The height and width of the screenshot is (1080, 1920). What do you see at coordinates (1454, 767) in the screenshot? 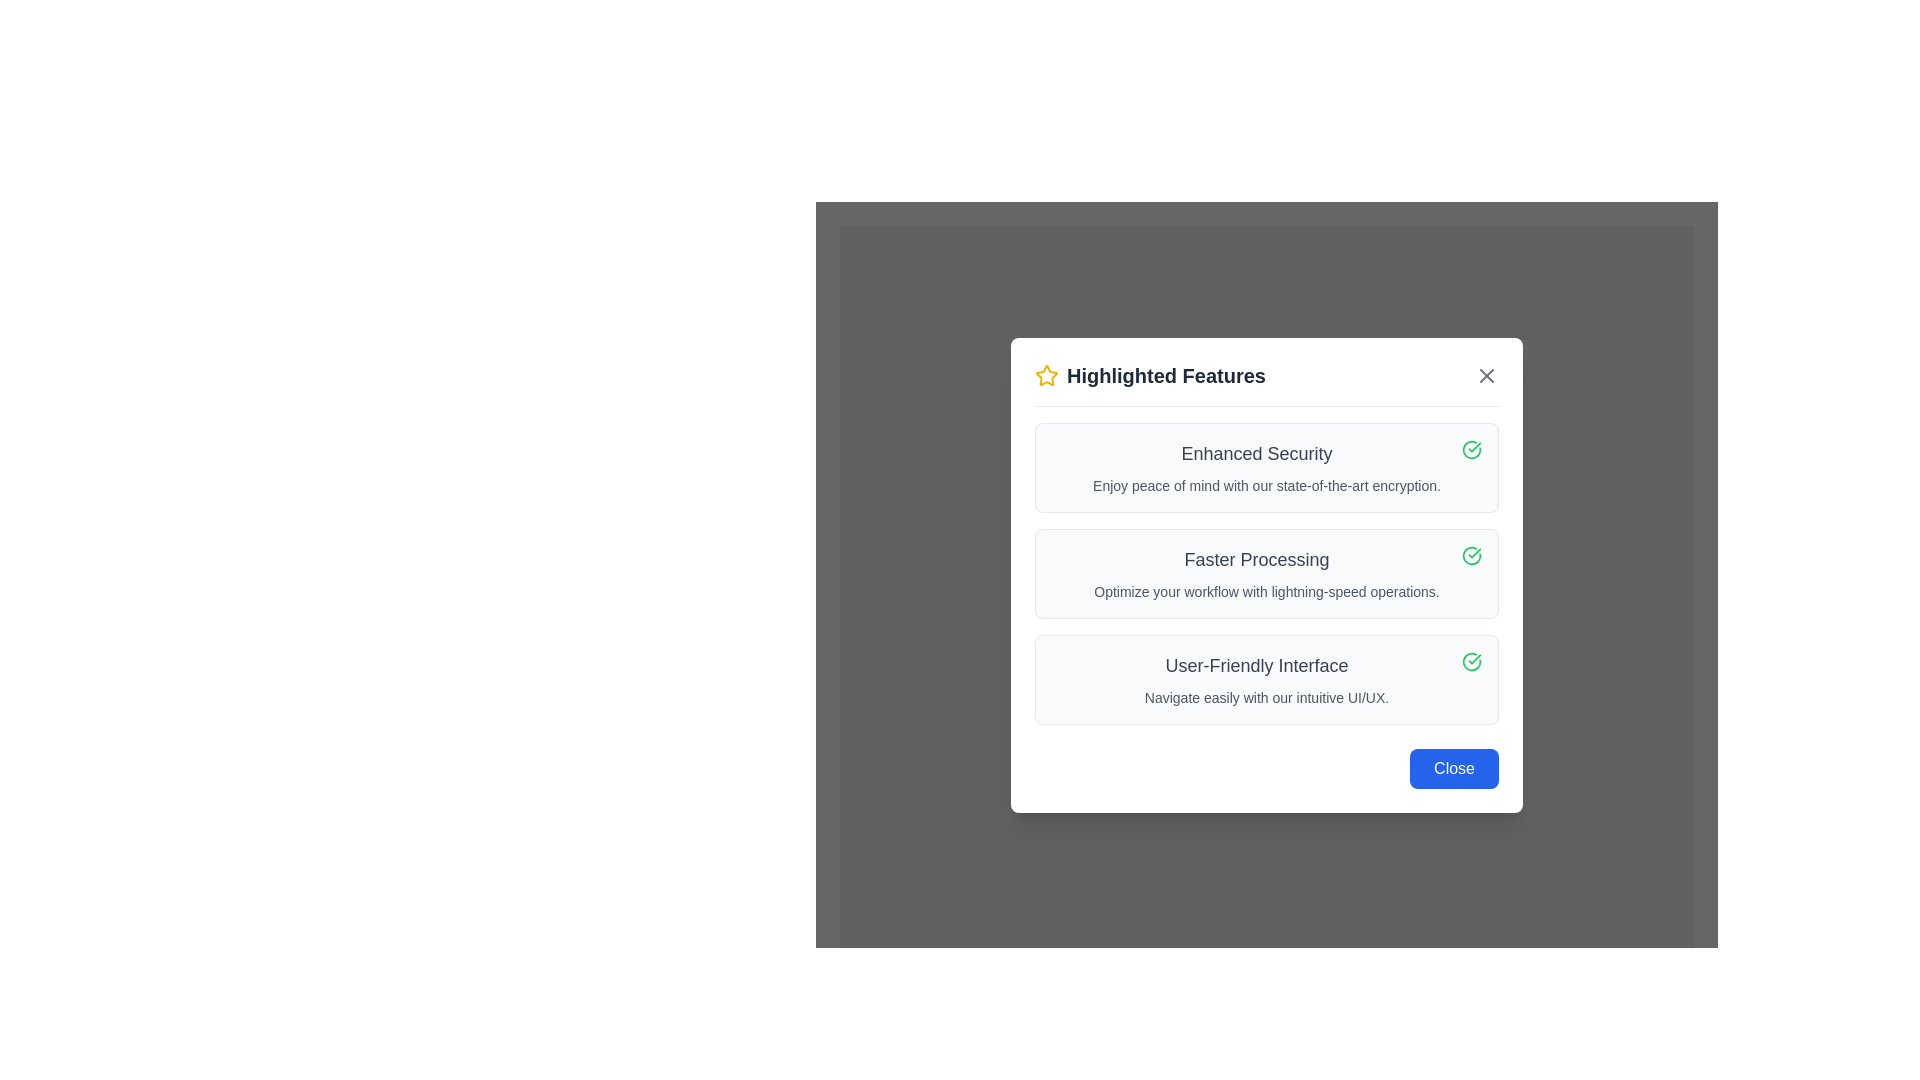
I see `the close button located at the bottom-right of the 'Highlighted Features' modal window to change its color` at bounding box center [1454, 767].